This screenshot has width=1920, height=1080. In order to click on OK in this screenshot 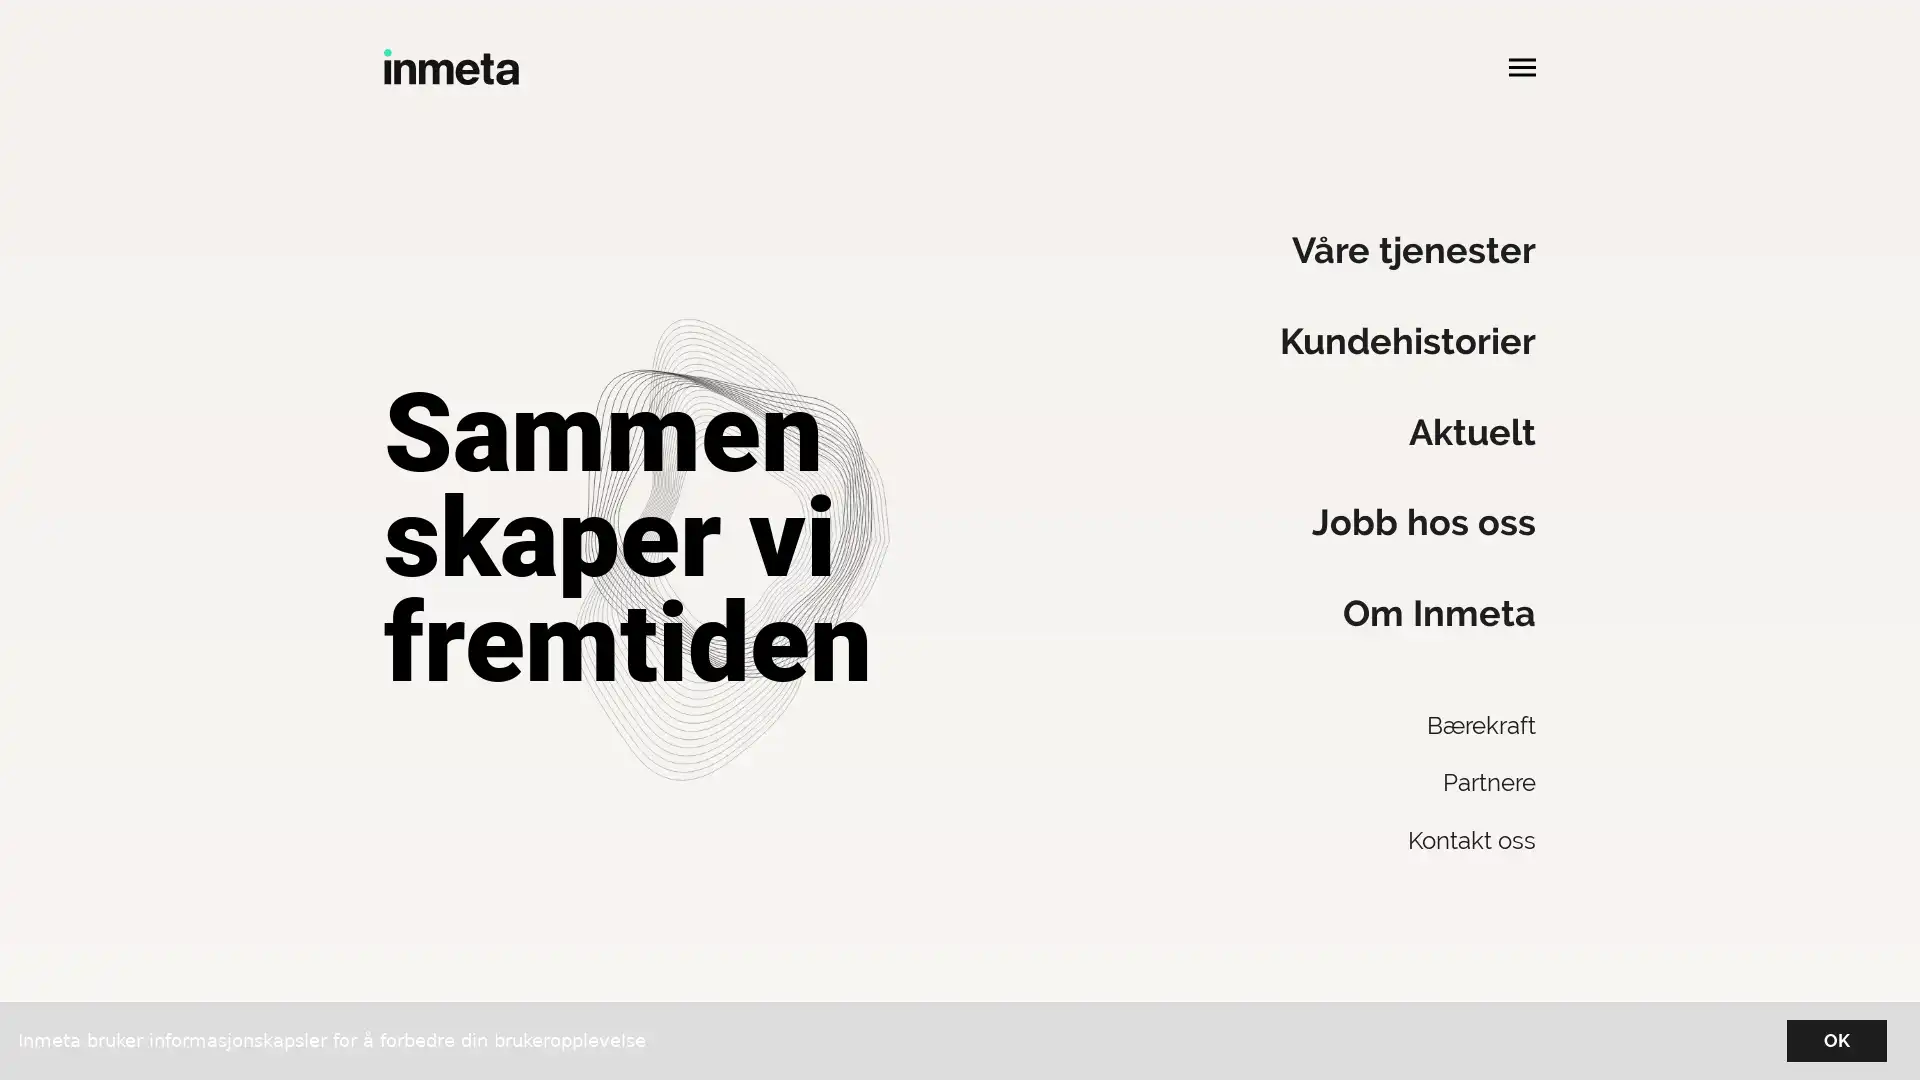, I will do `click(1837, 1039)`.